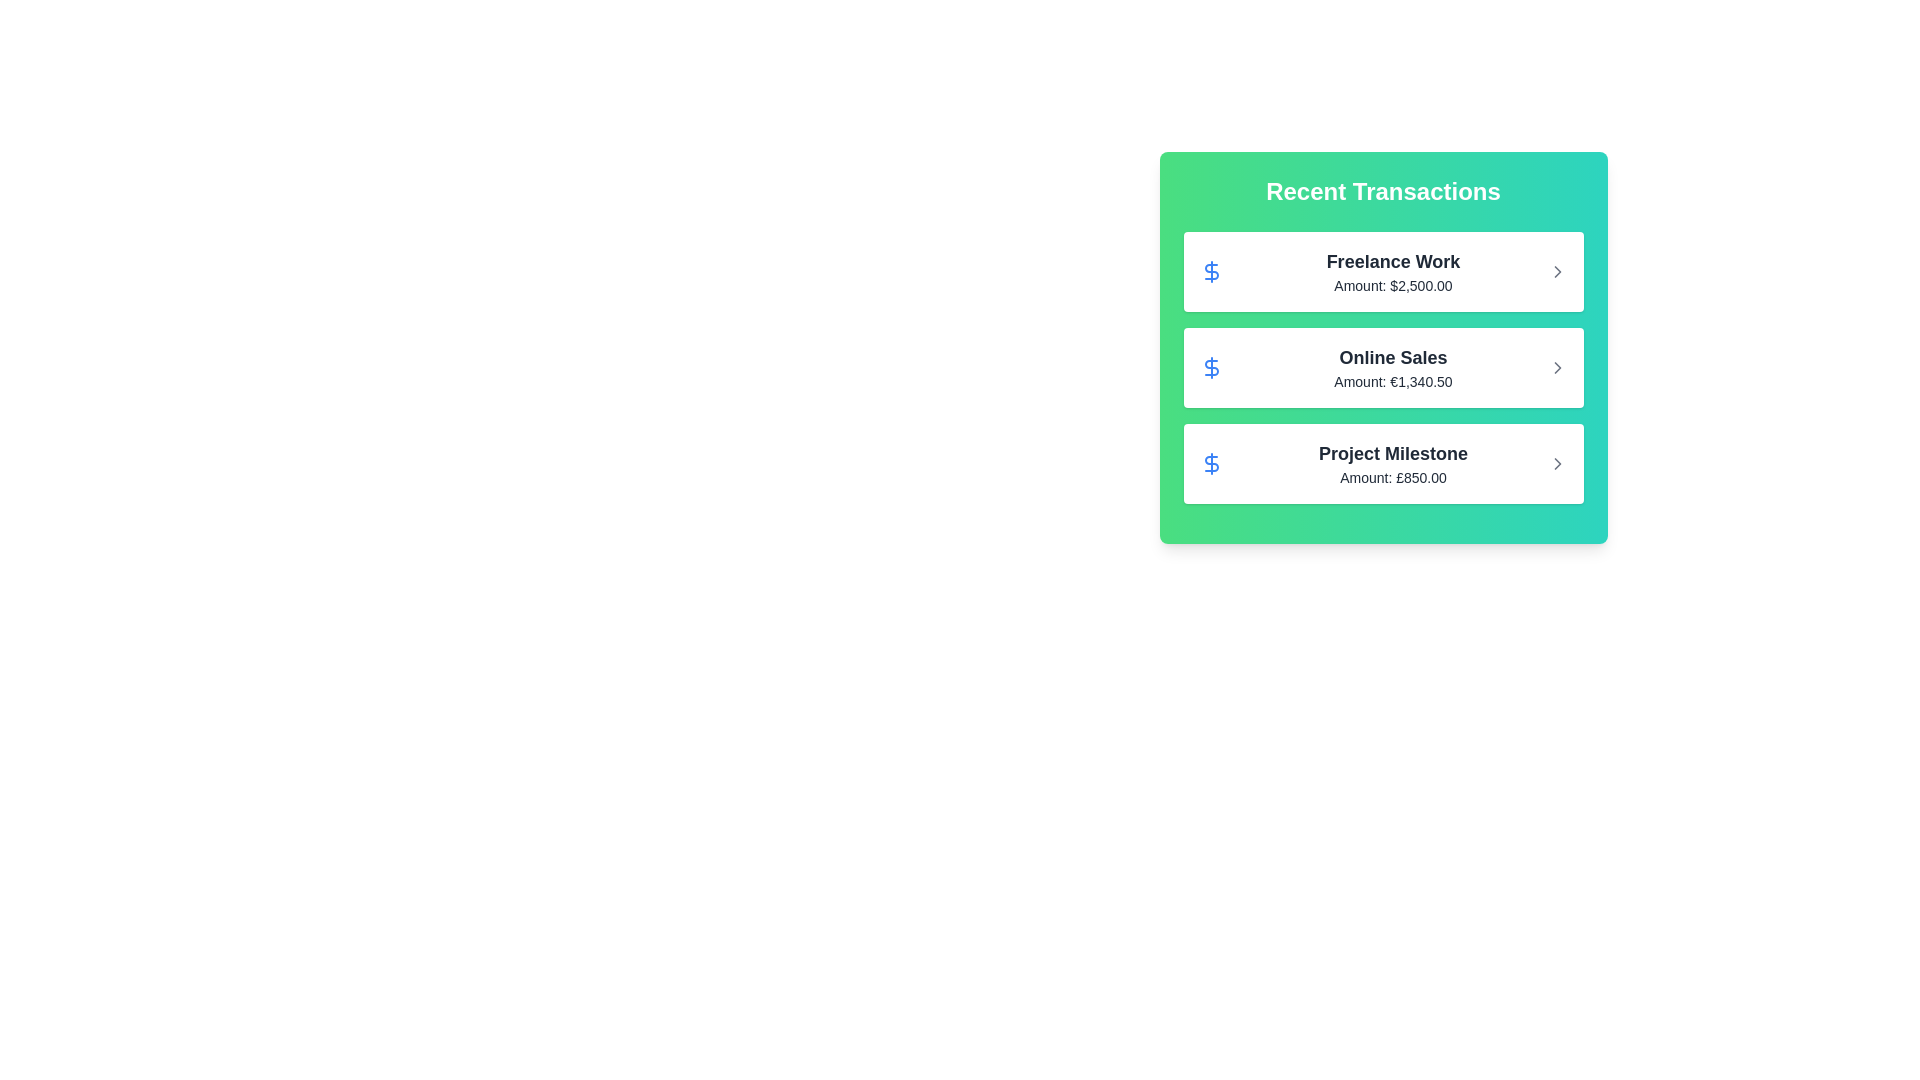 The height and width of the screenshot is (1080, 1920). I want to click on the SVG icon representing monetary transactions for 'Online Sales' located in the second row of the list of transactions, so click(1210, 367).